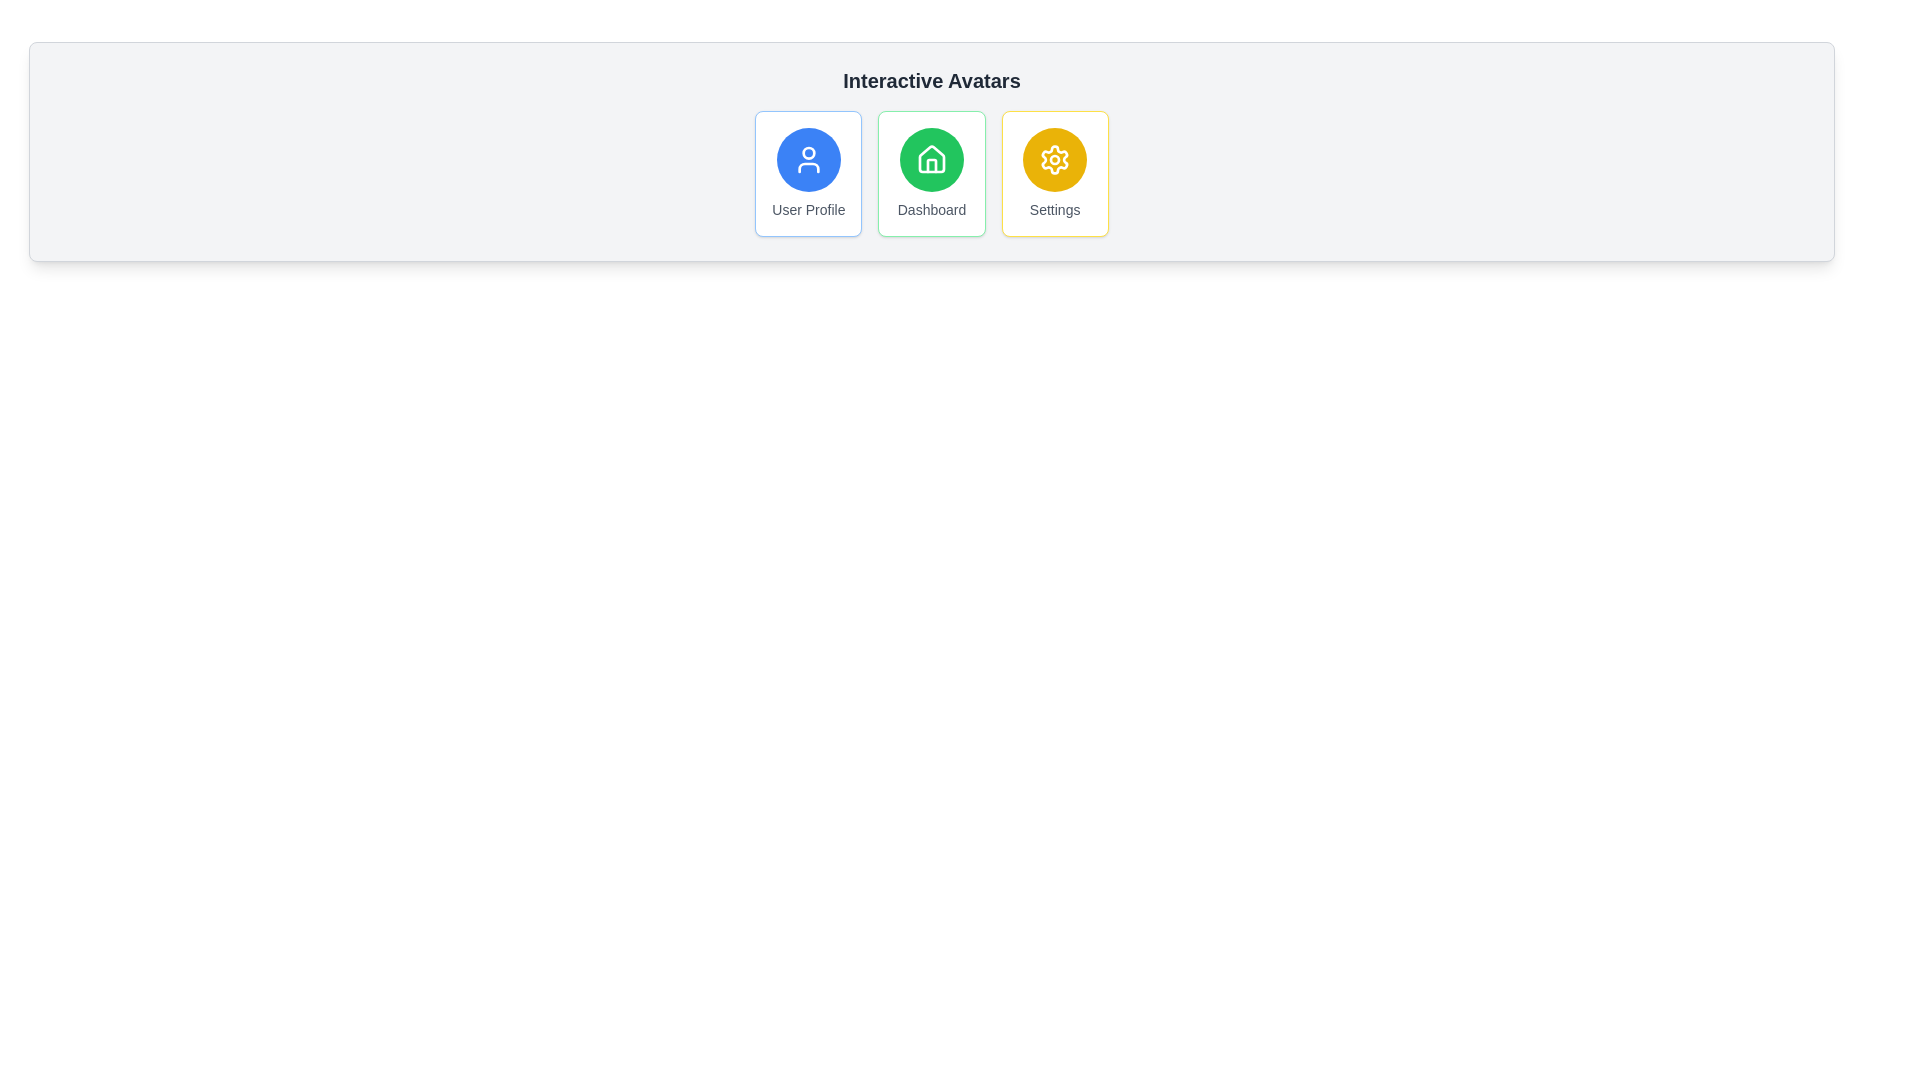 The width and height of the screenshot is (1920, 1080). Describe the element at coordinates (1054, 172) in the screenshot. I see `the settings option Card with an icon and text label, which is the third card in a horizontal grid layout` at that location.